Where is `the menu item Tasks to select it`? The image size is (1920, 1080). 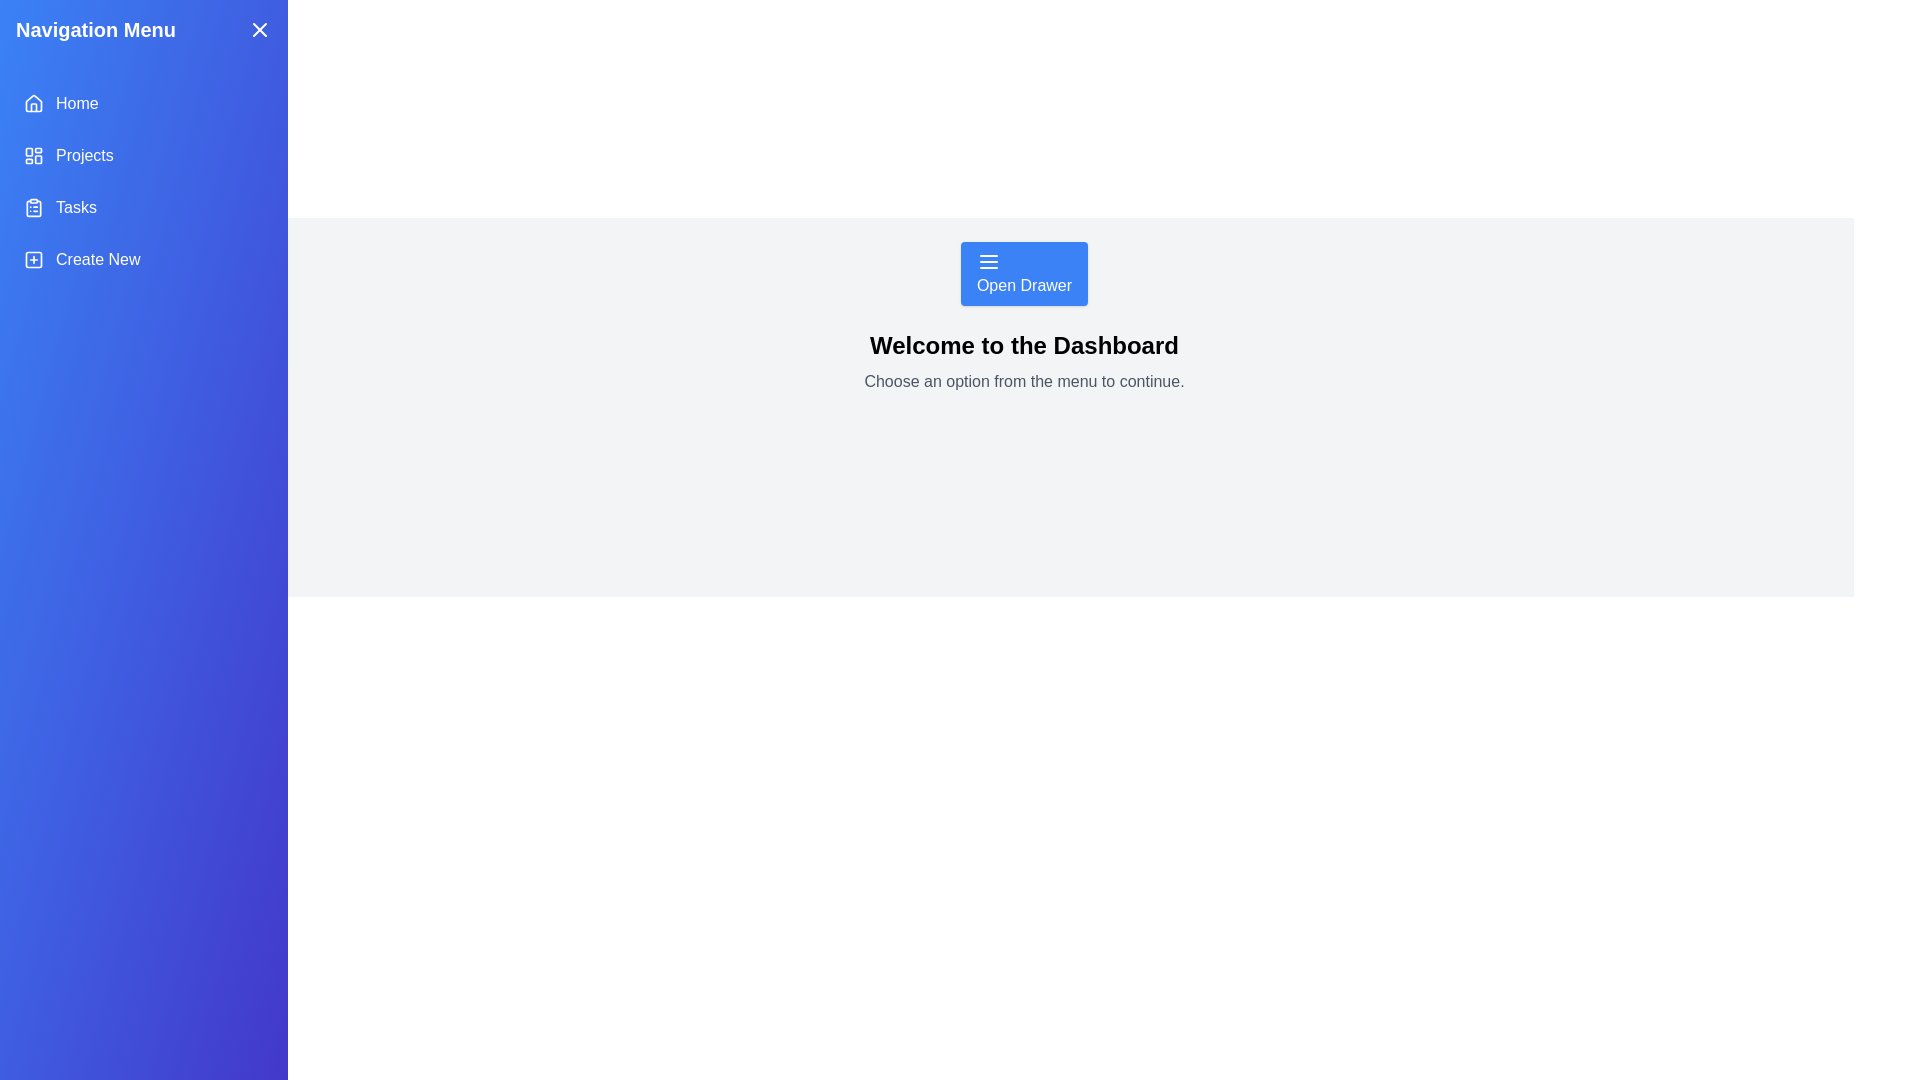 the menu item Tasks to select it is located at coordinates (143, 208).